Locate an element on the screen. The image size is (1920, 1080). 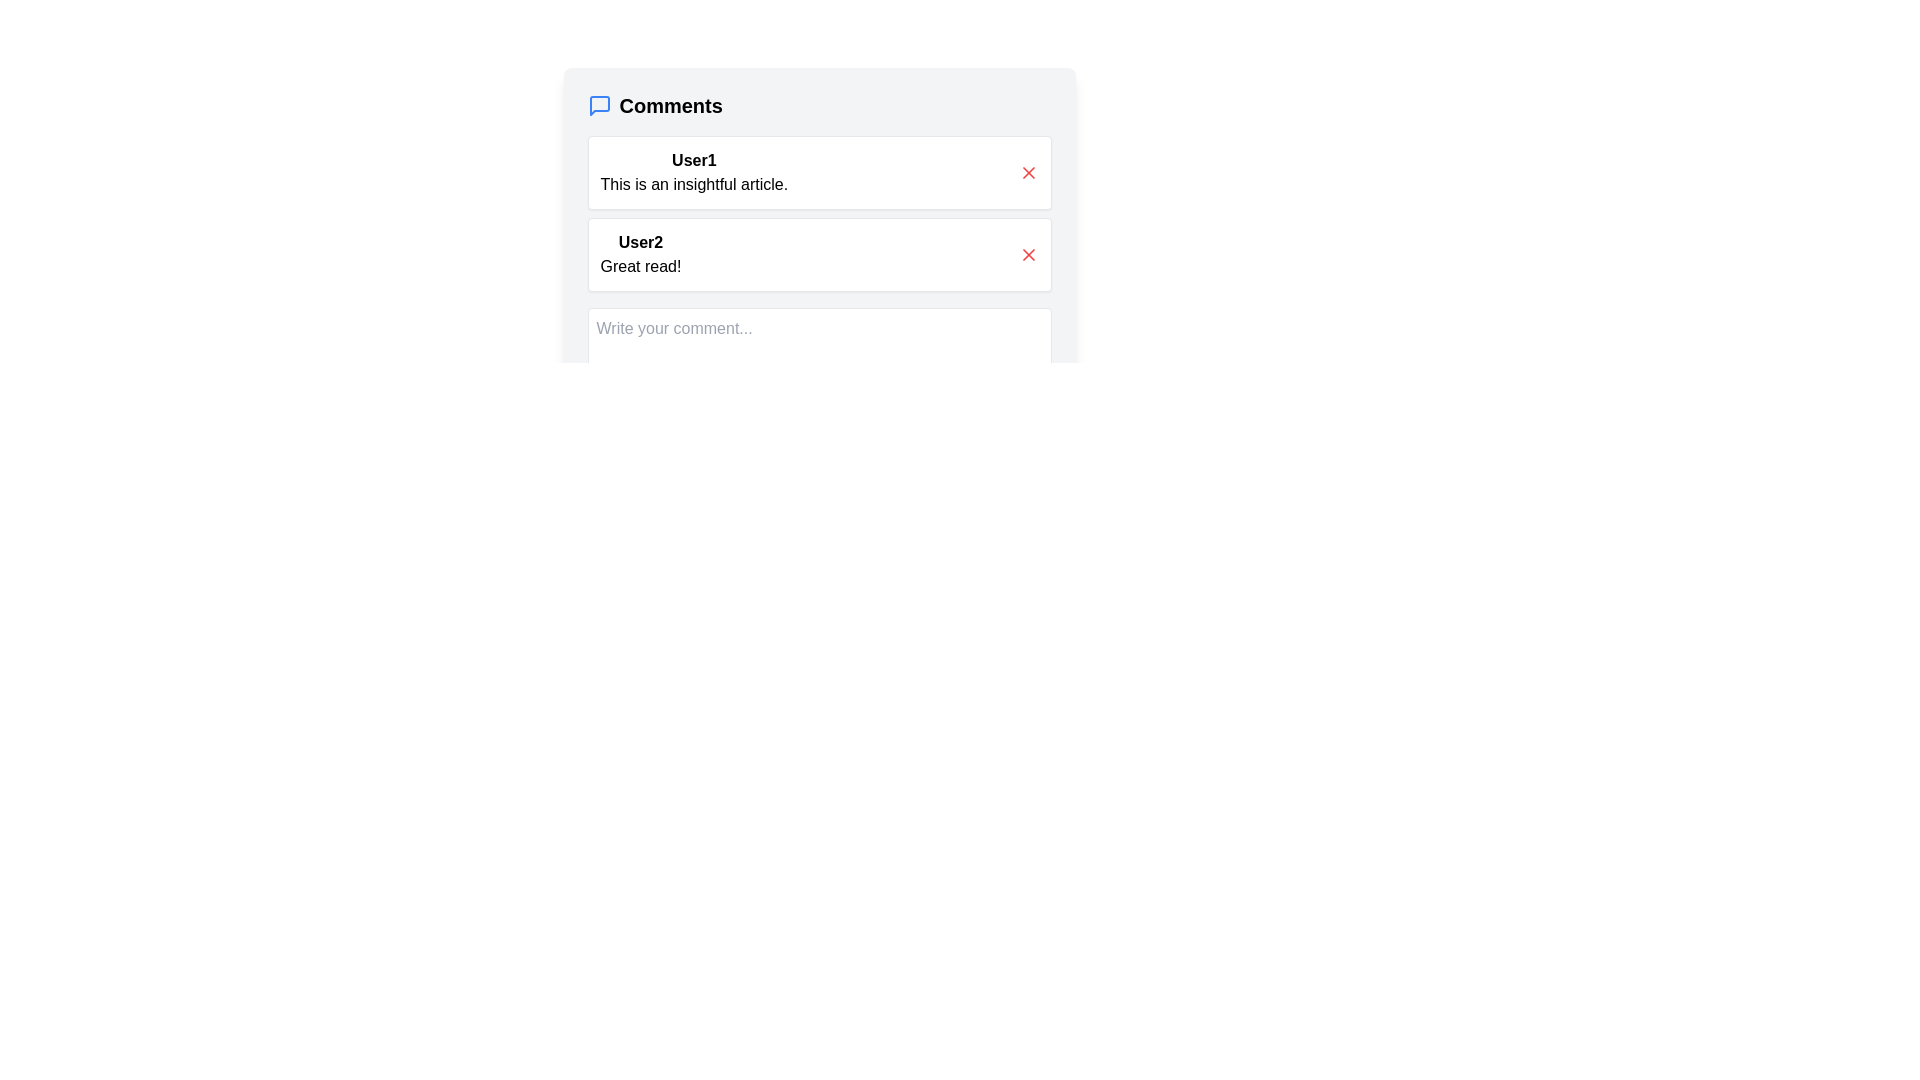
the delete button icon located on the far right of User1's comment is located at coordinates (1028, 172).